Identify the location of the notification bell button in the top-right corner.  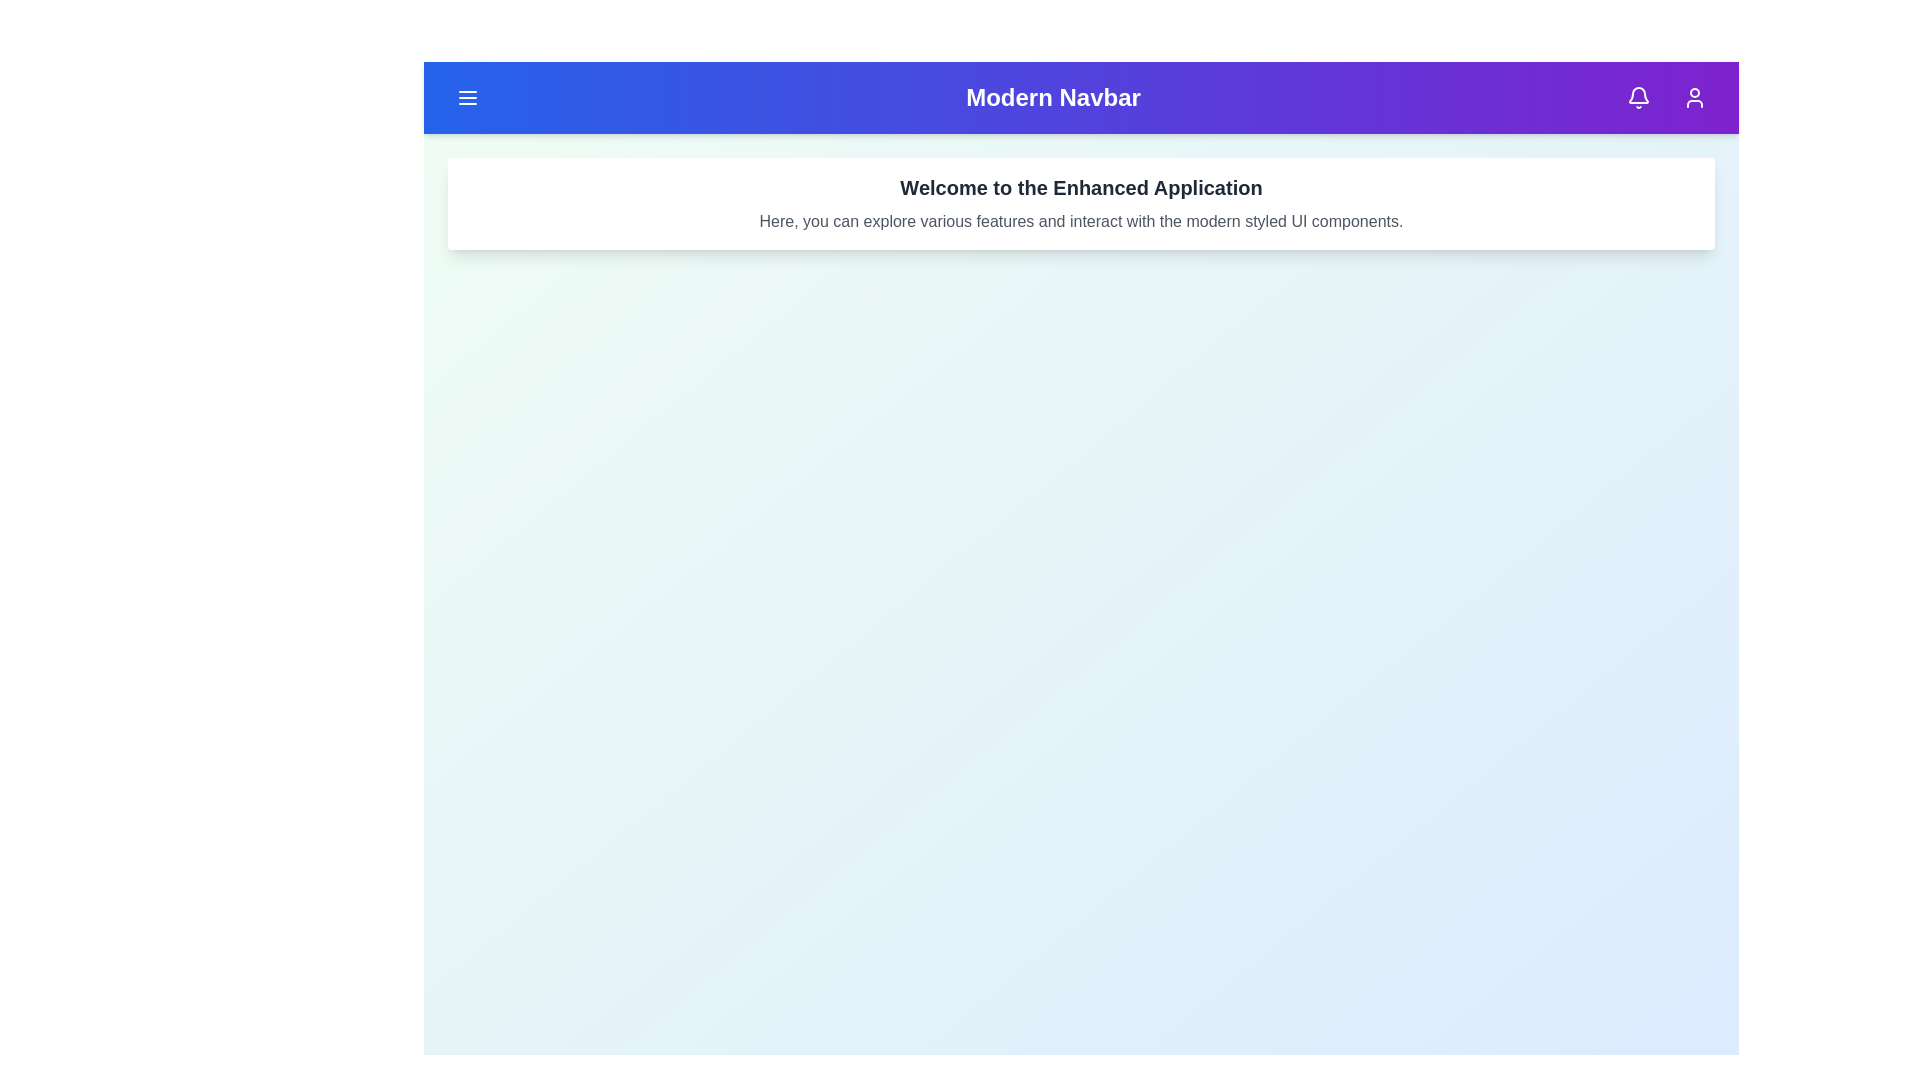
(1638, 97).